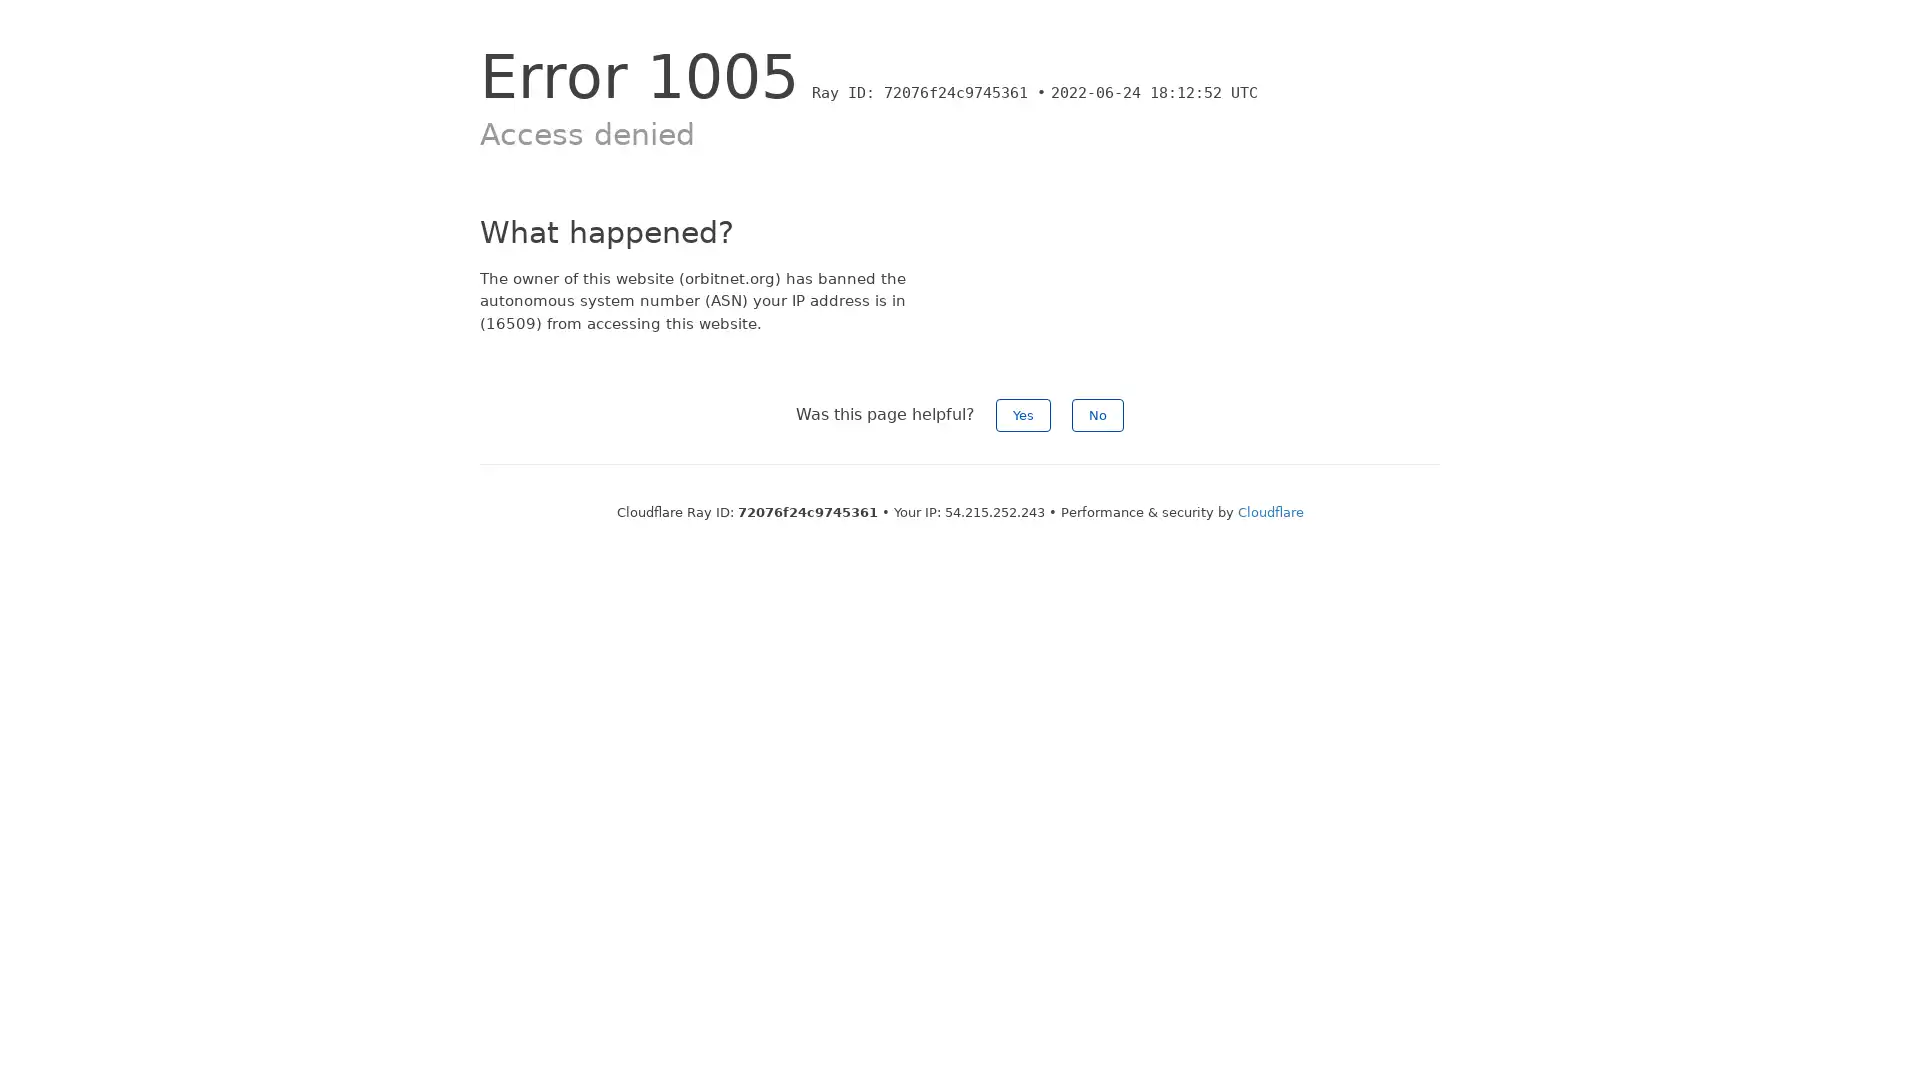 The height and width of the screenshot is (1080, 1920). What do you see at coordinates (1097, 414) in the screenshot?
I see `No` at bounding box center [1097, 414].